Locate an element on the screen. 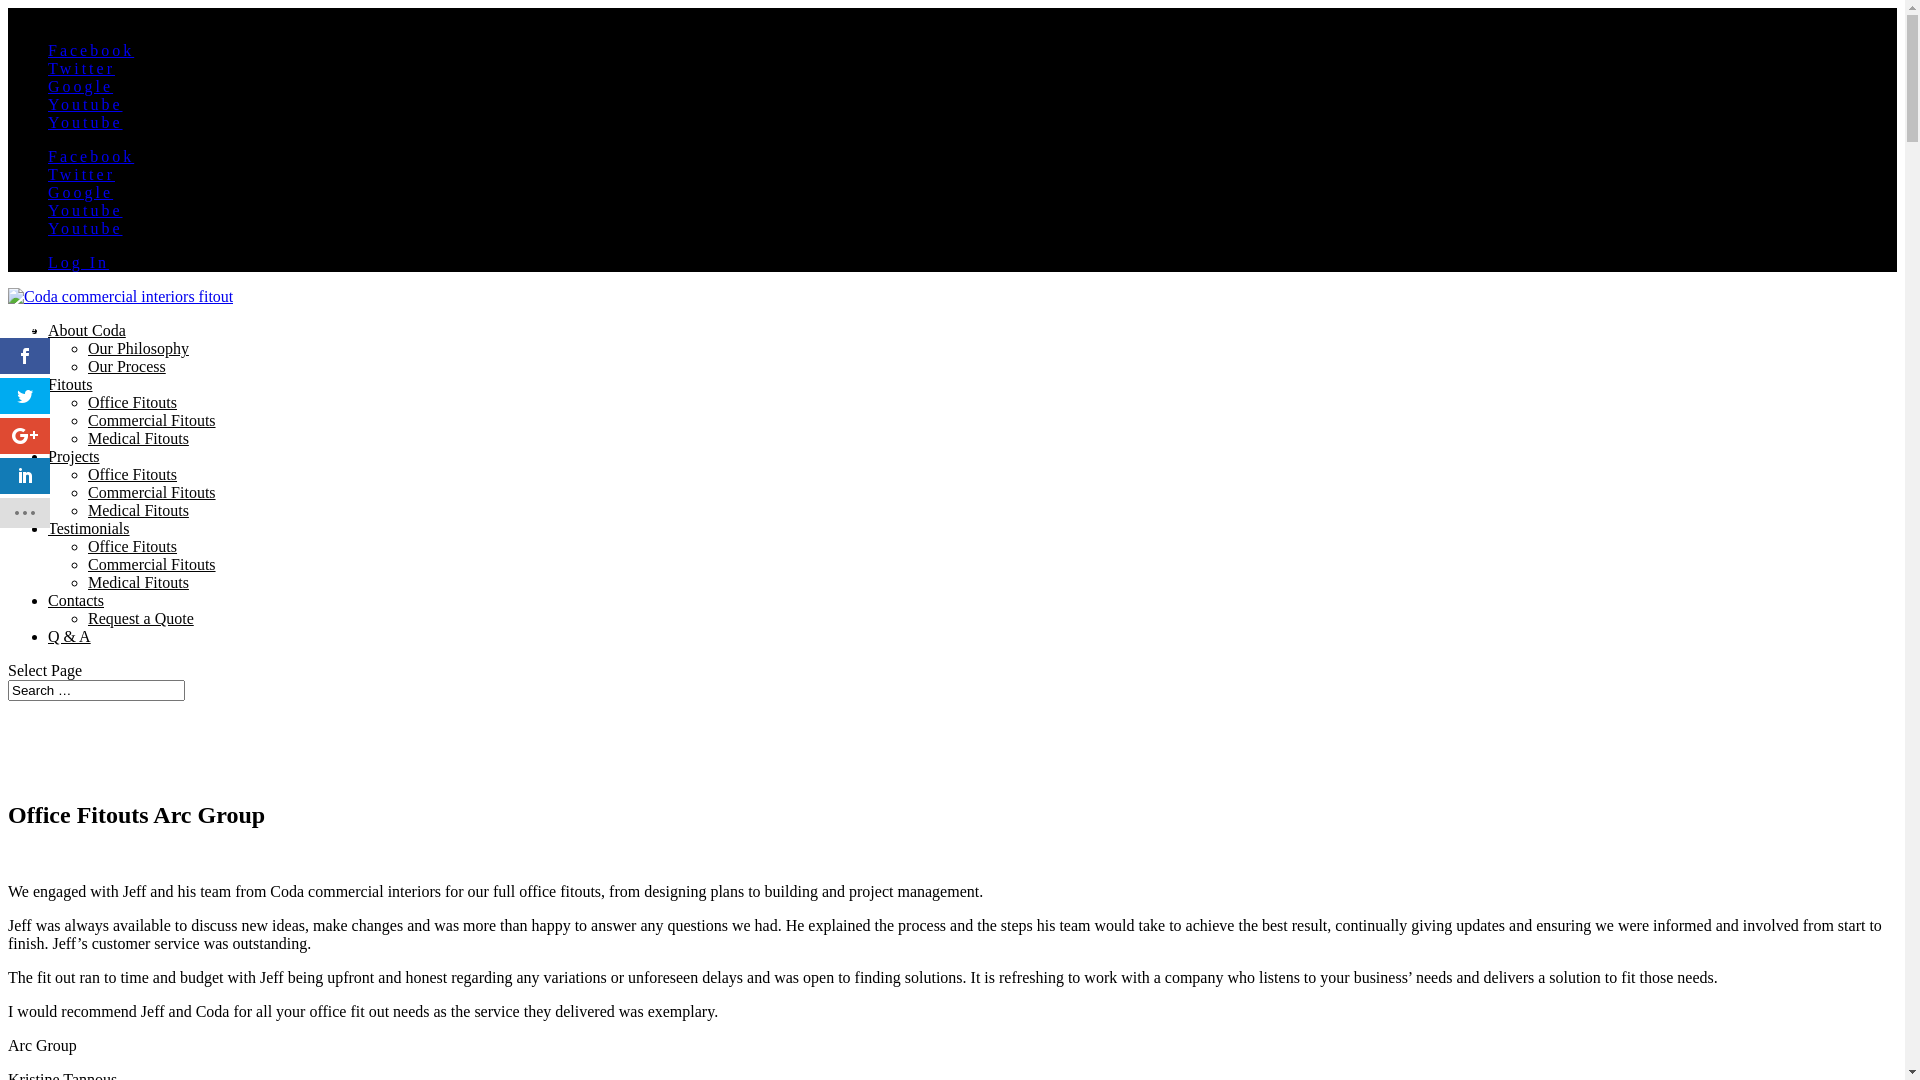 The image size is (1920, 1080). 'Projects' is located at coordinates (73, 456).